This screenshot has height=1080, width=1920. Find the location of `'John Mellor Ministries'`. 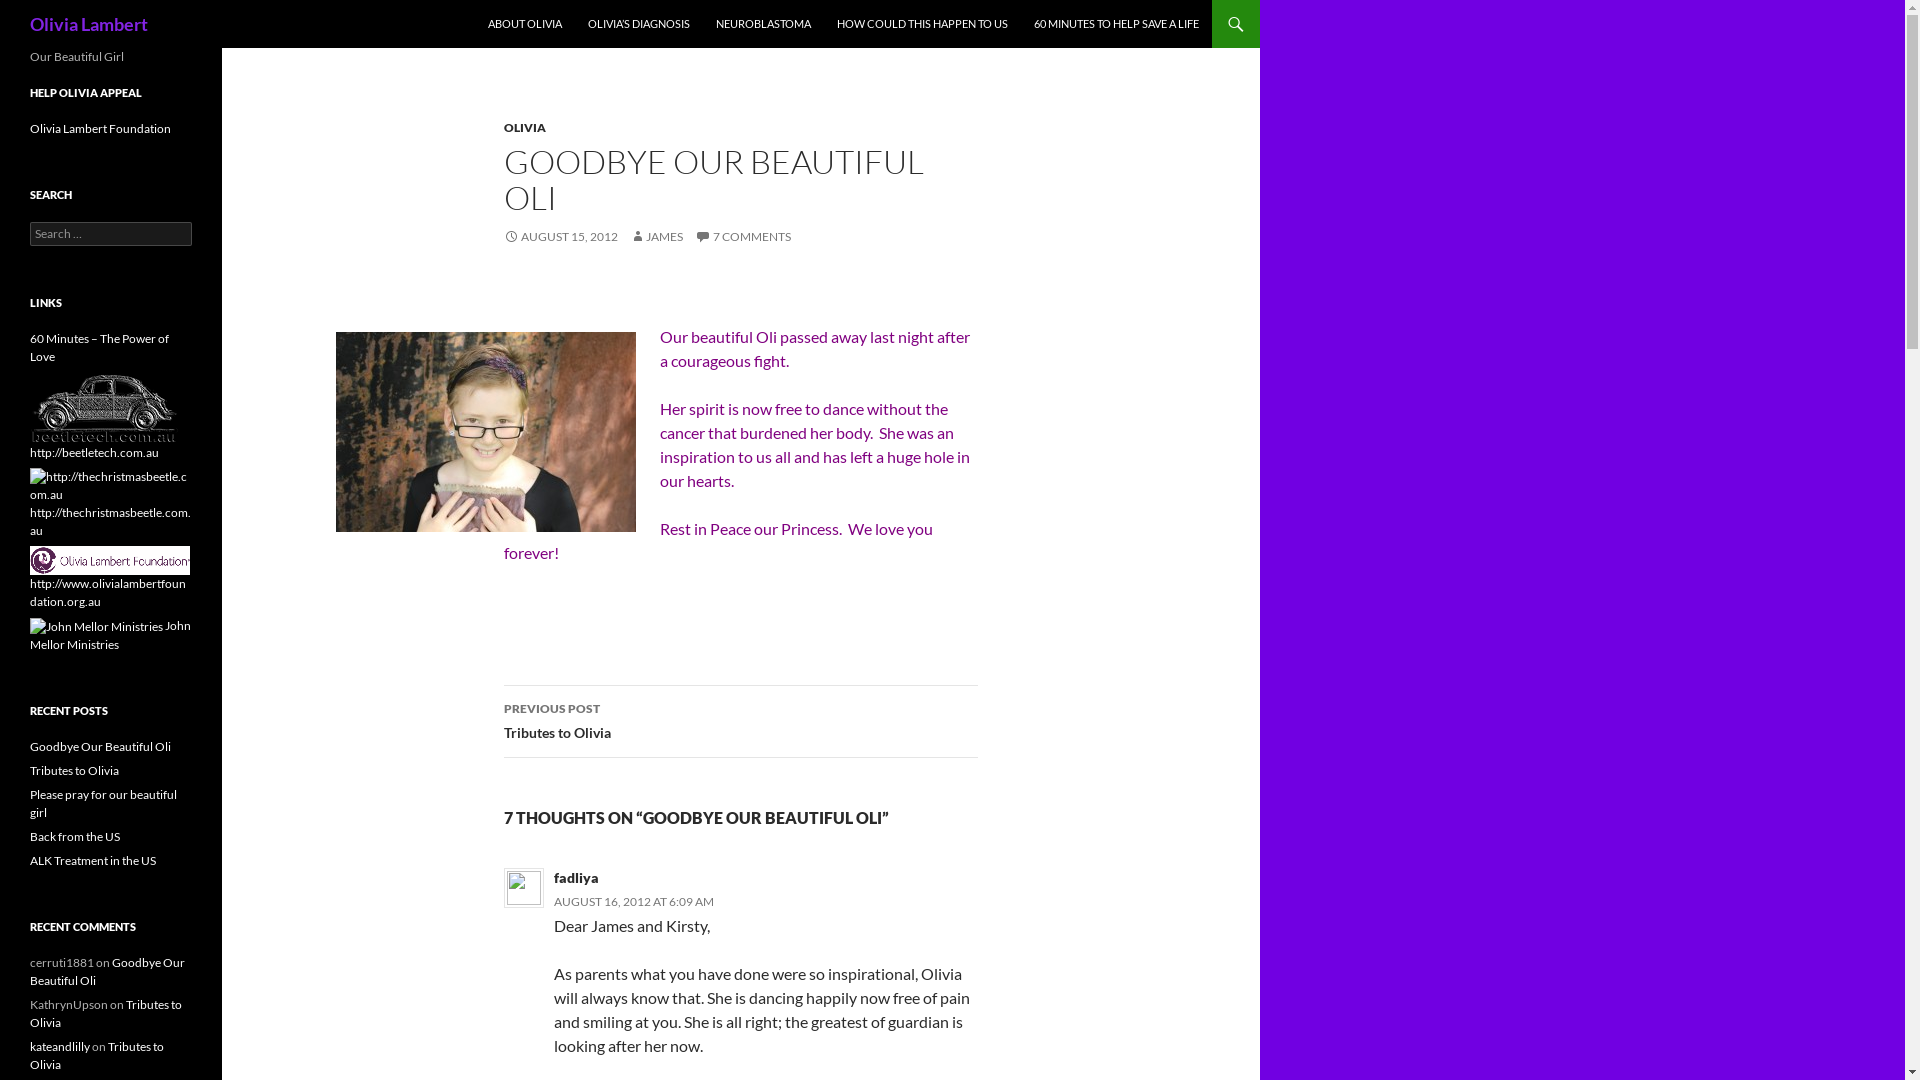

'John Mellor Ministries' is located at coordinates (109, 635).